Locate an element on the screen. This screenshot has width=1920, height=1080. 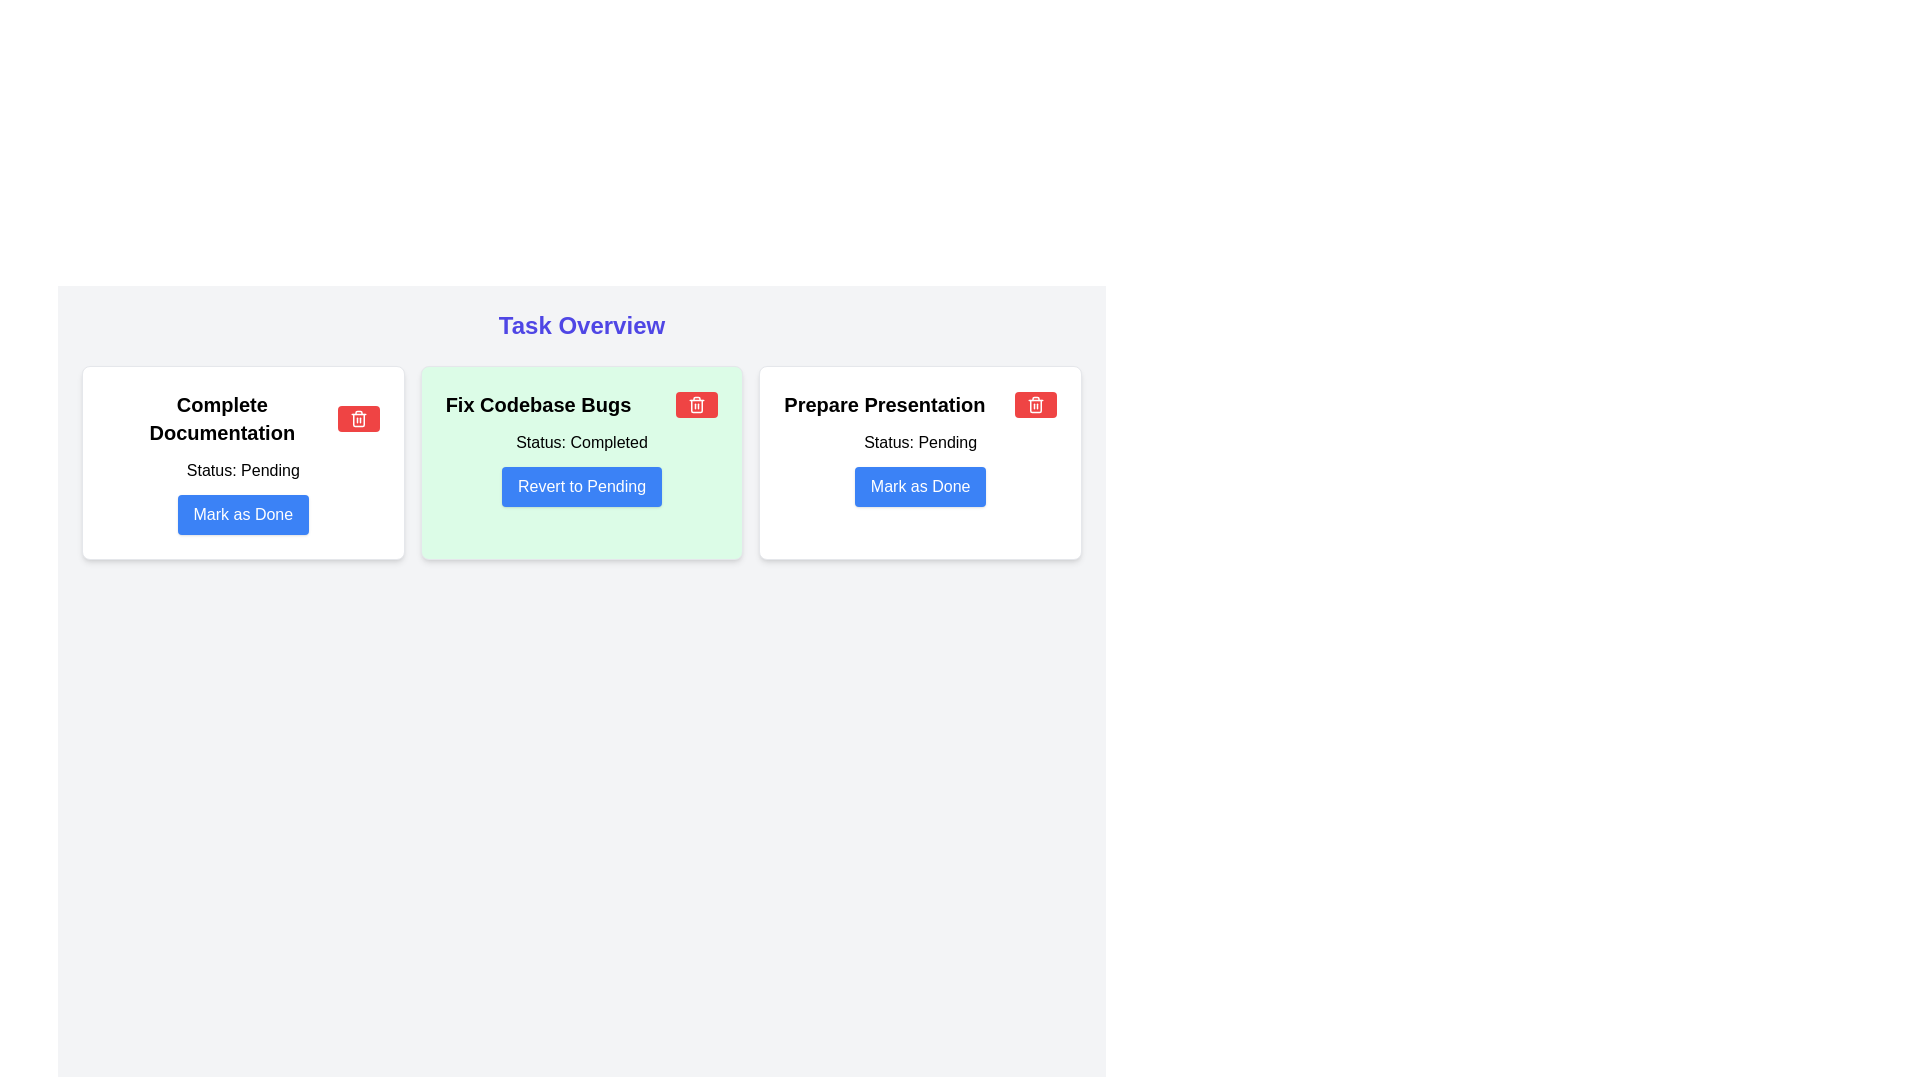
the trash can icon with a red background indicating the delete function, located at the top-right of the 'Fix Codebase Bugs' task card is located at coordinates (1036, 405).